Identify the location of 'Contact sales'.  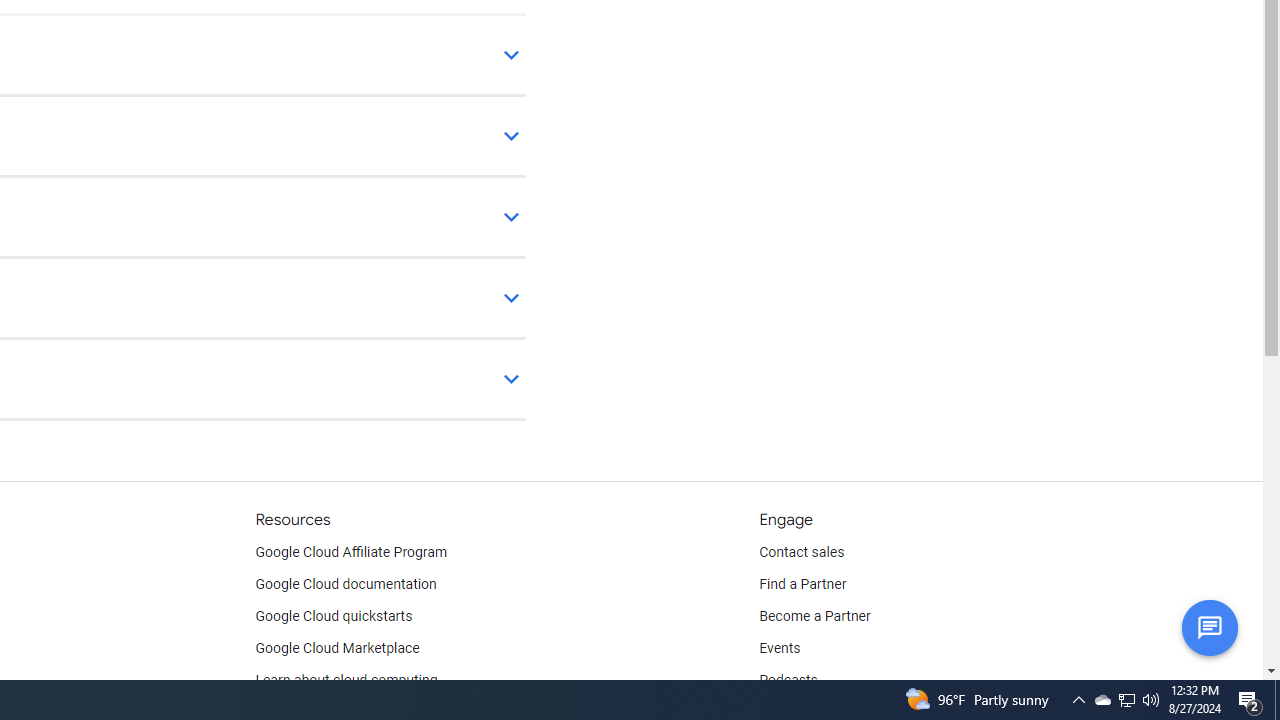
(801, 552).